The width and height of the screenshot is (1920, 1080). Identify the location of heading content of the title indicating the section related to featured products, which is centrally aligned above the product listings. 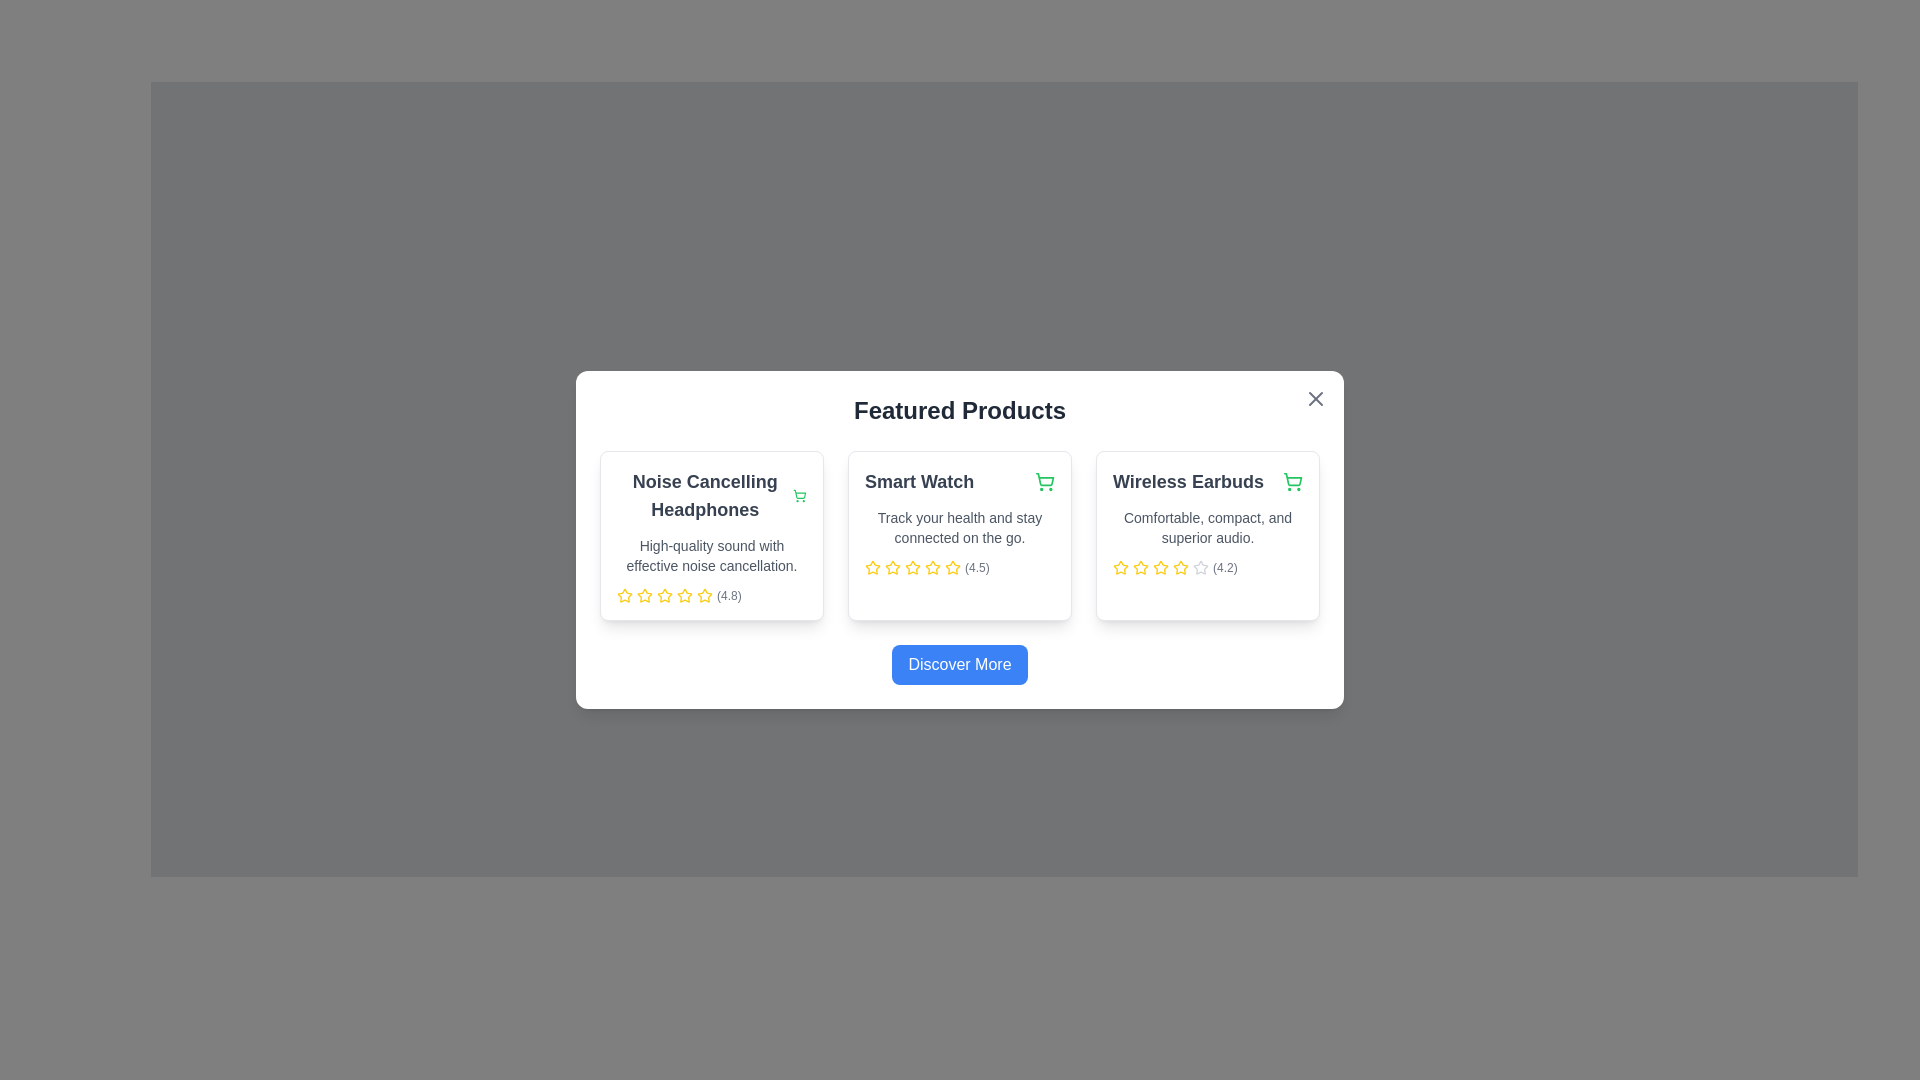
(960, 410).